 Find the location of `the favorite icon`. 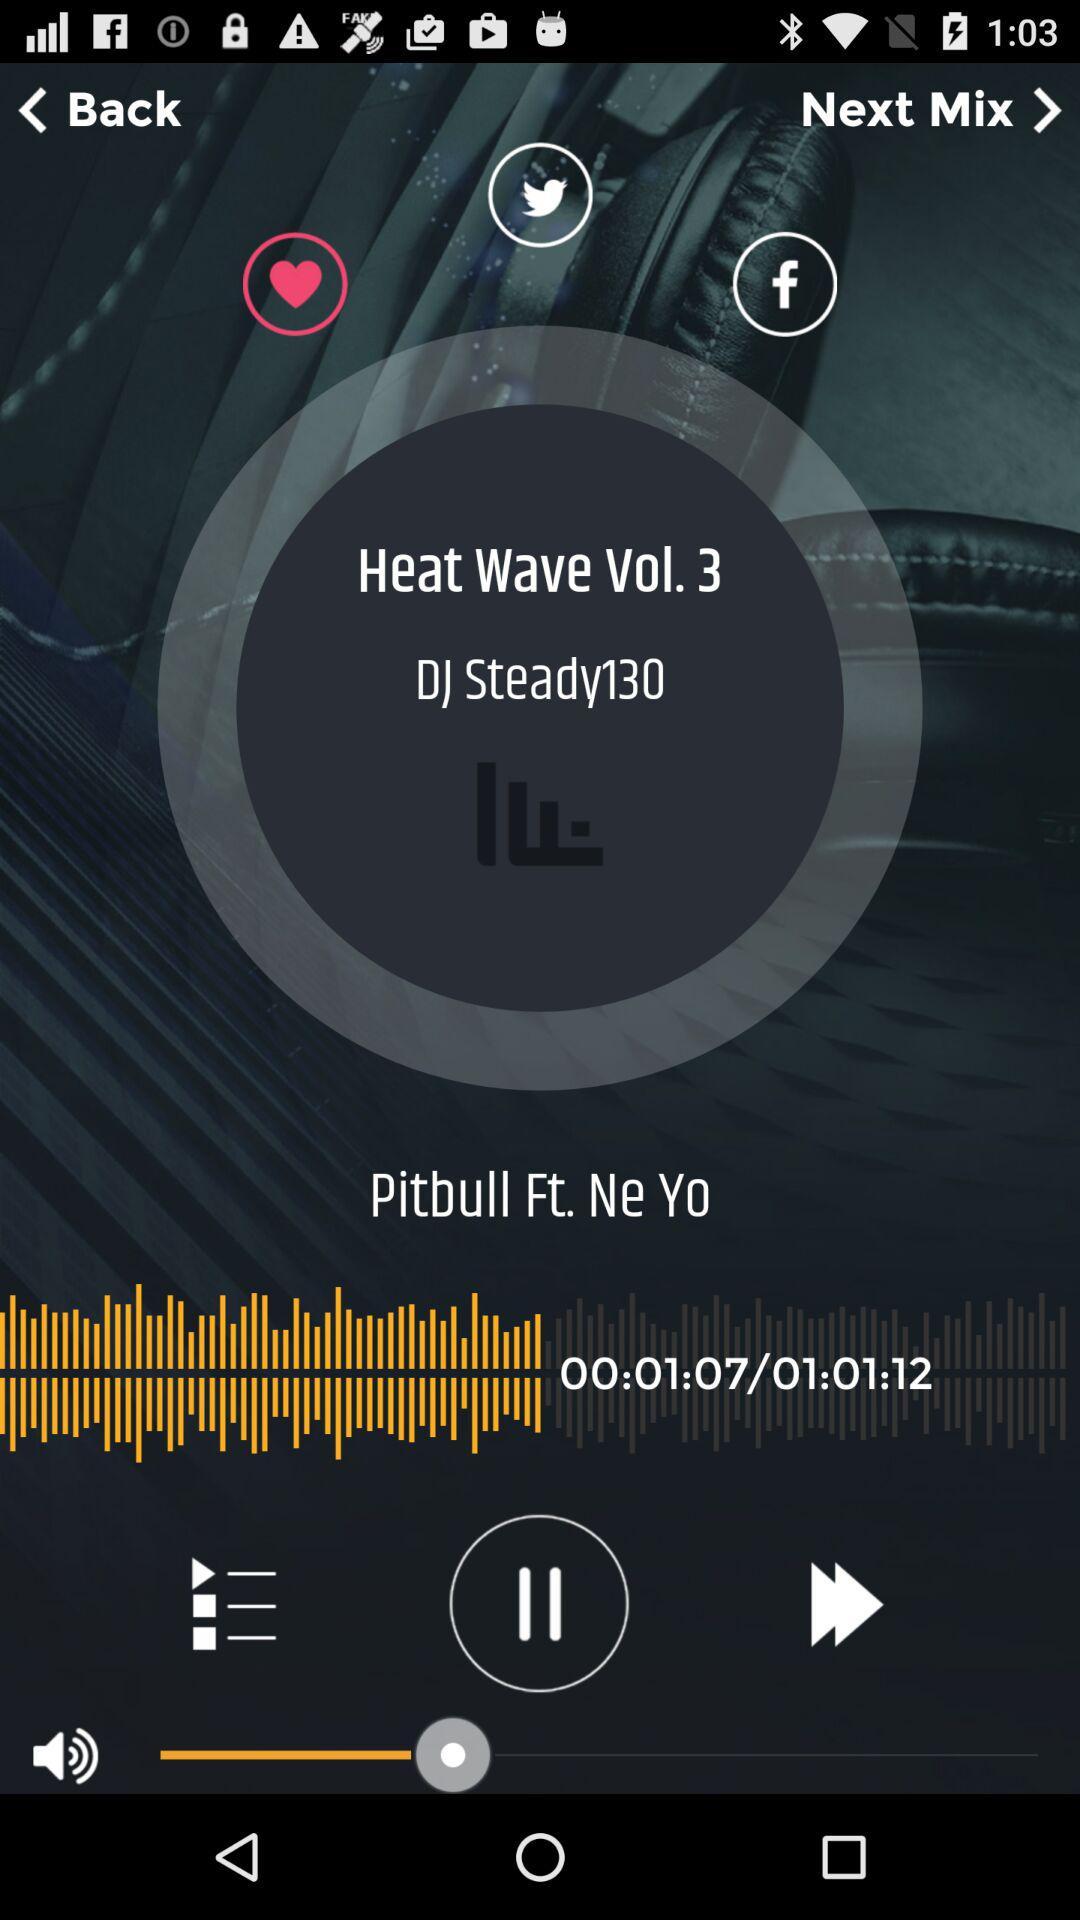

the favorite icon is located at coordinates (295, 303).